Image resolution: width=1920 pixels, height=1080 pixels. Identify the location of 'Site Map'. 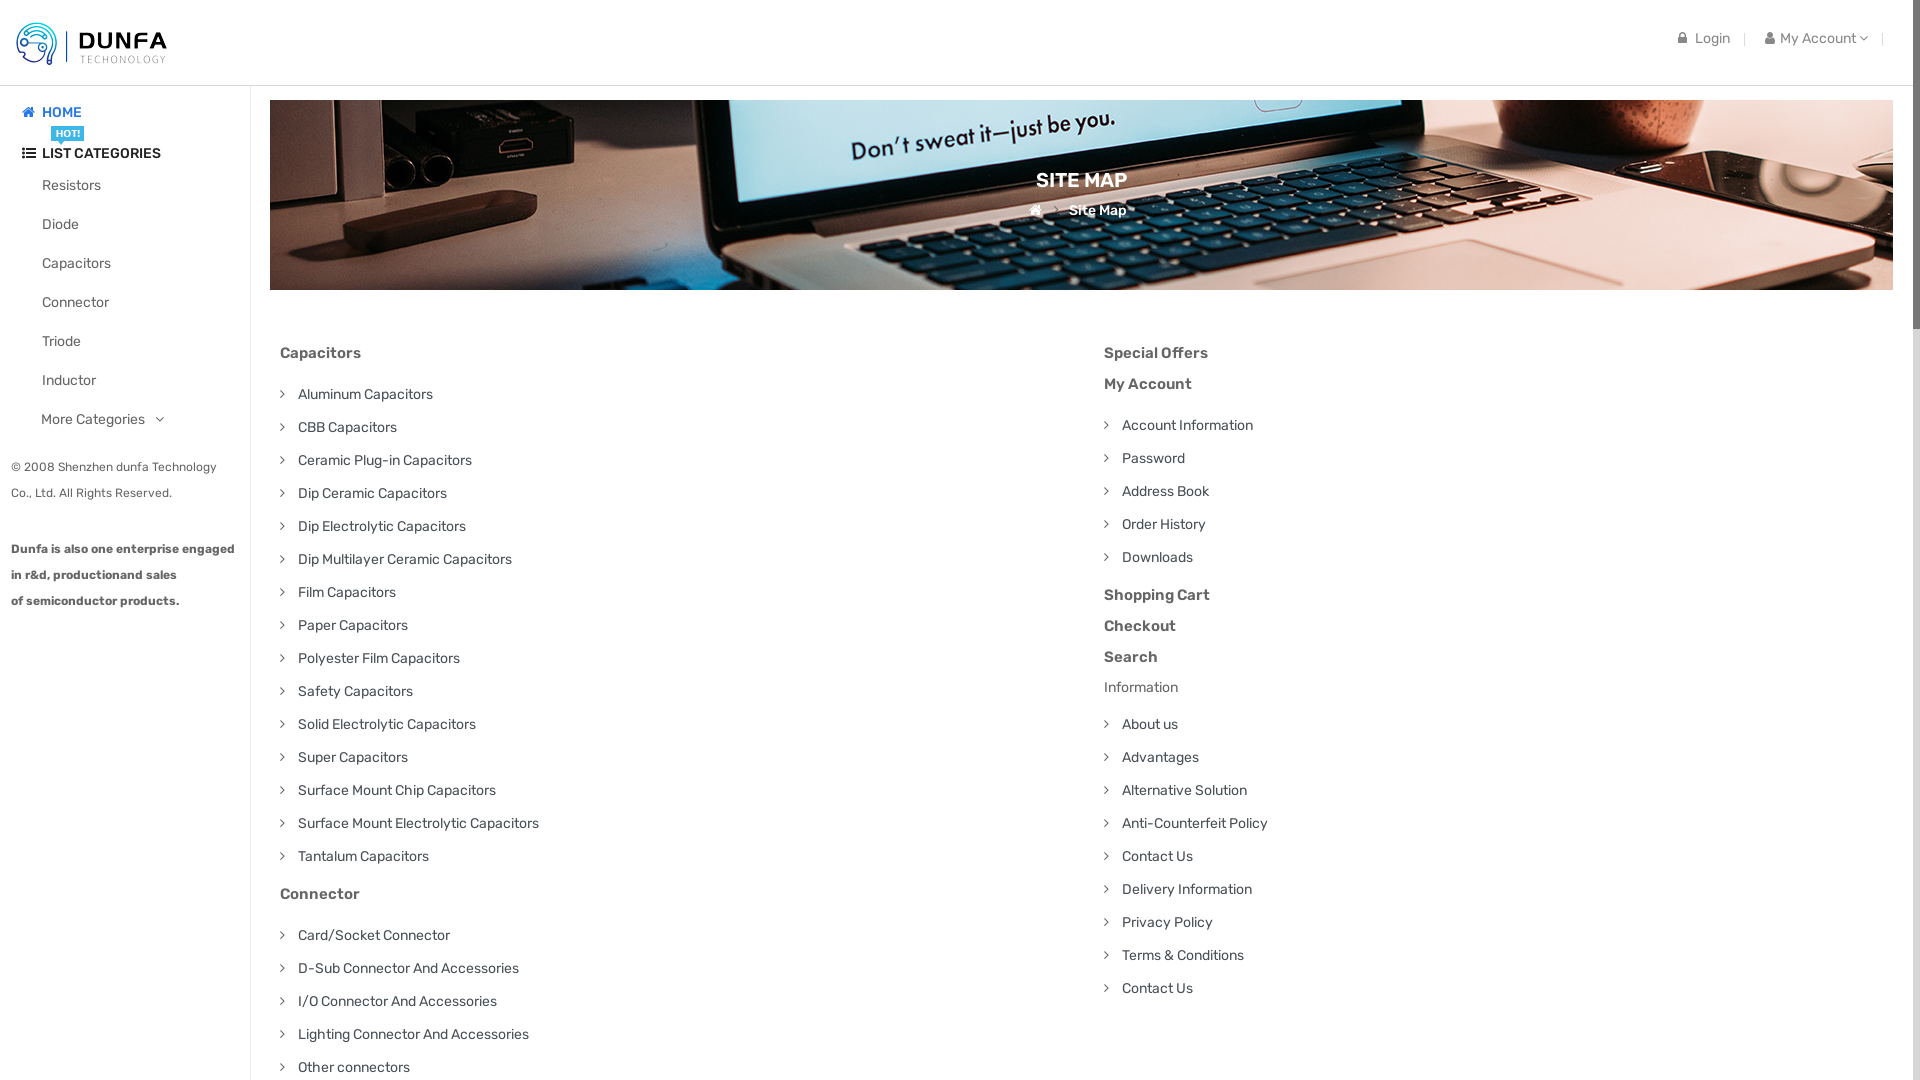
(1097, 211).